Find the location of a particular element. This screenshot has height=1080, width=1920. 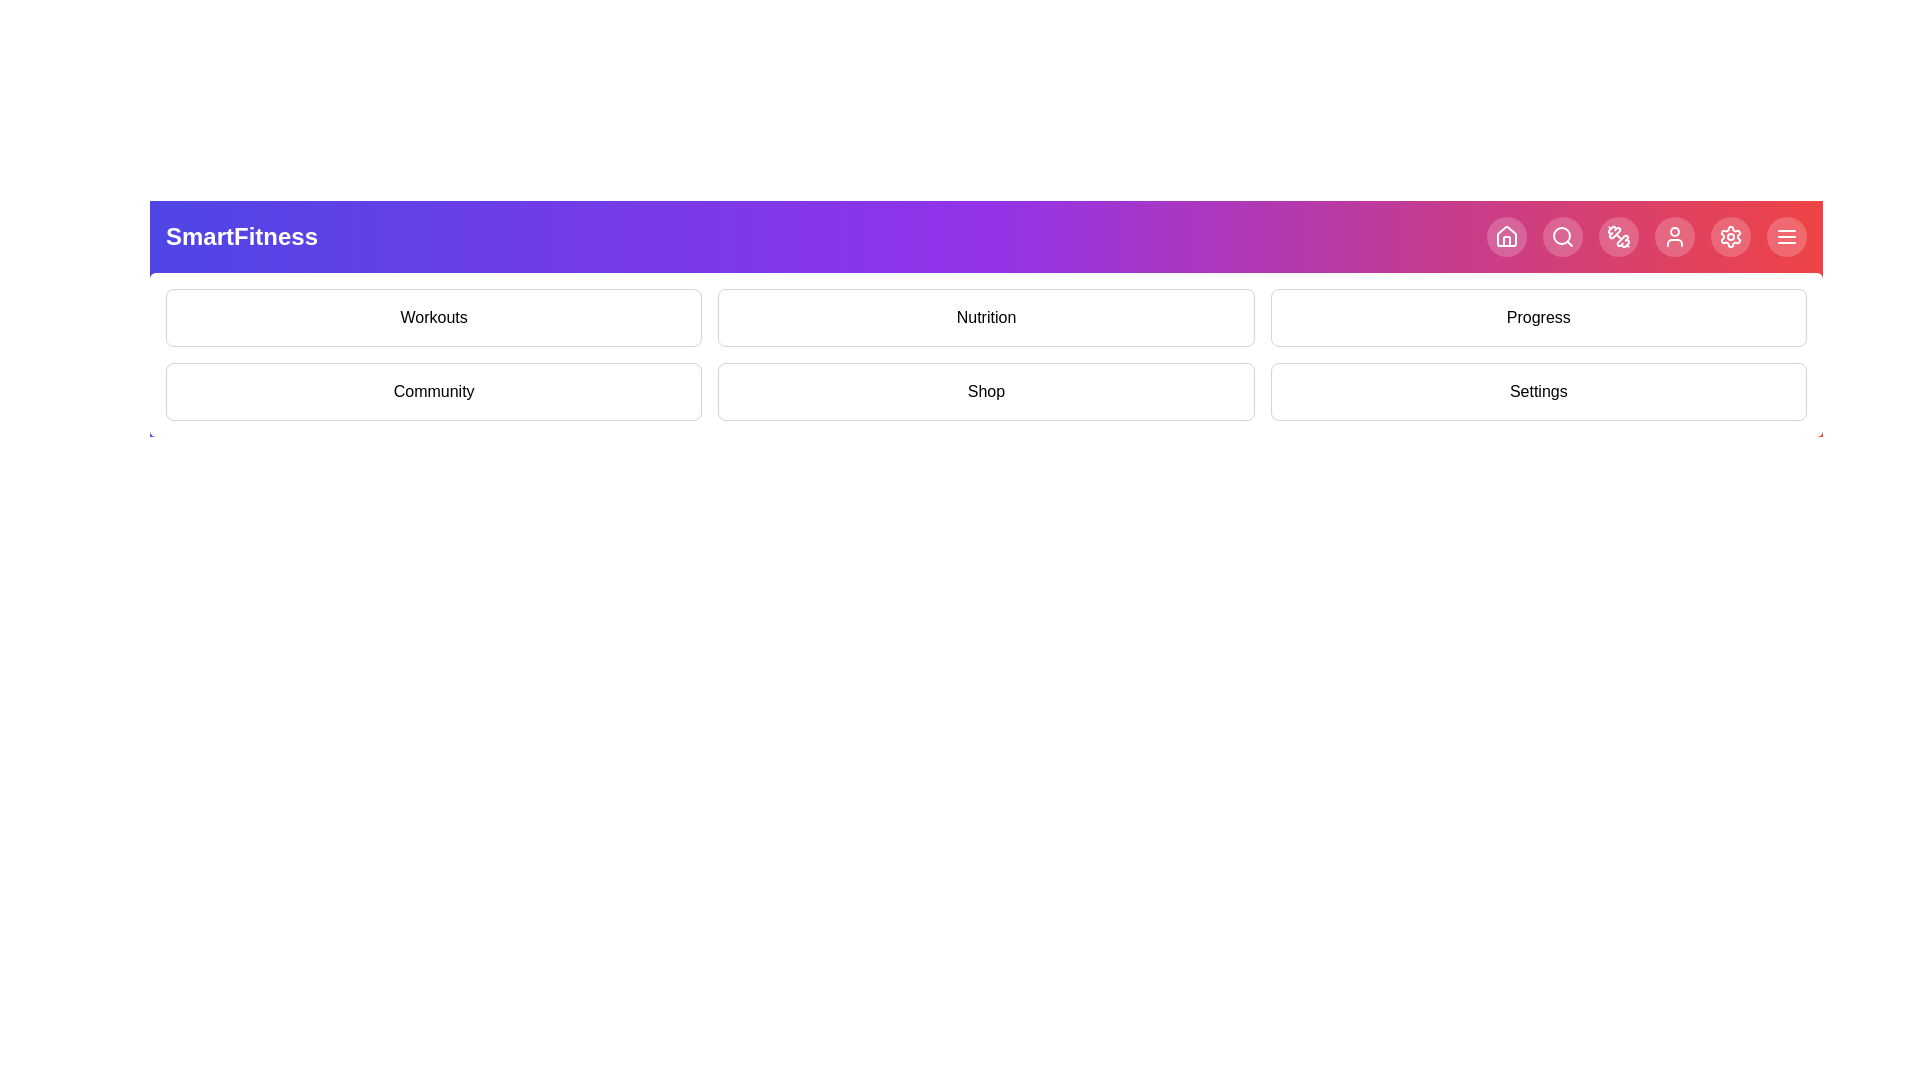

the navigation icon corresponding to User is located at coordinates (1675, 235).